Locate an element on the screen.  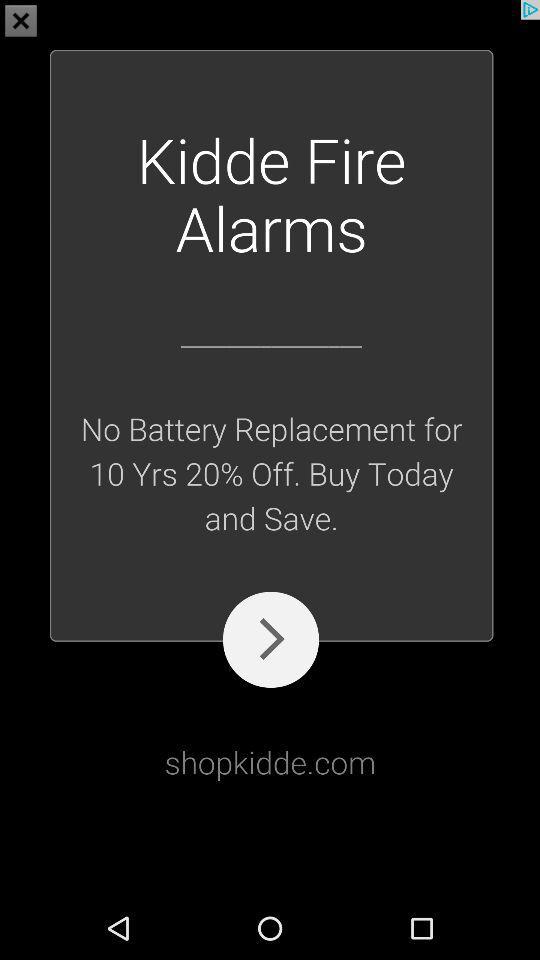
the close icon is located at coordinates (20, 21).